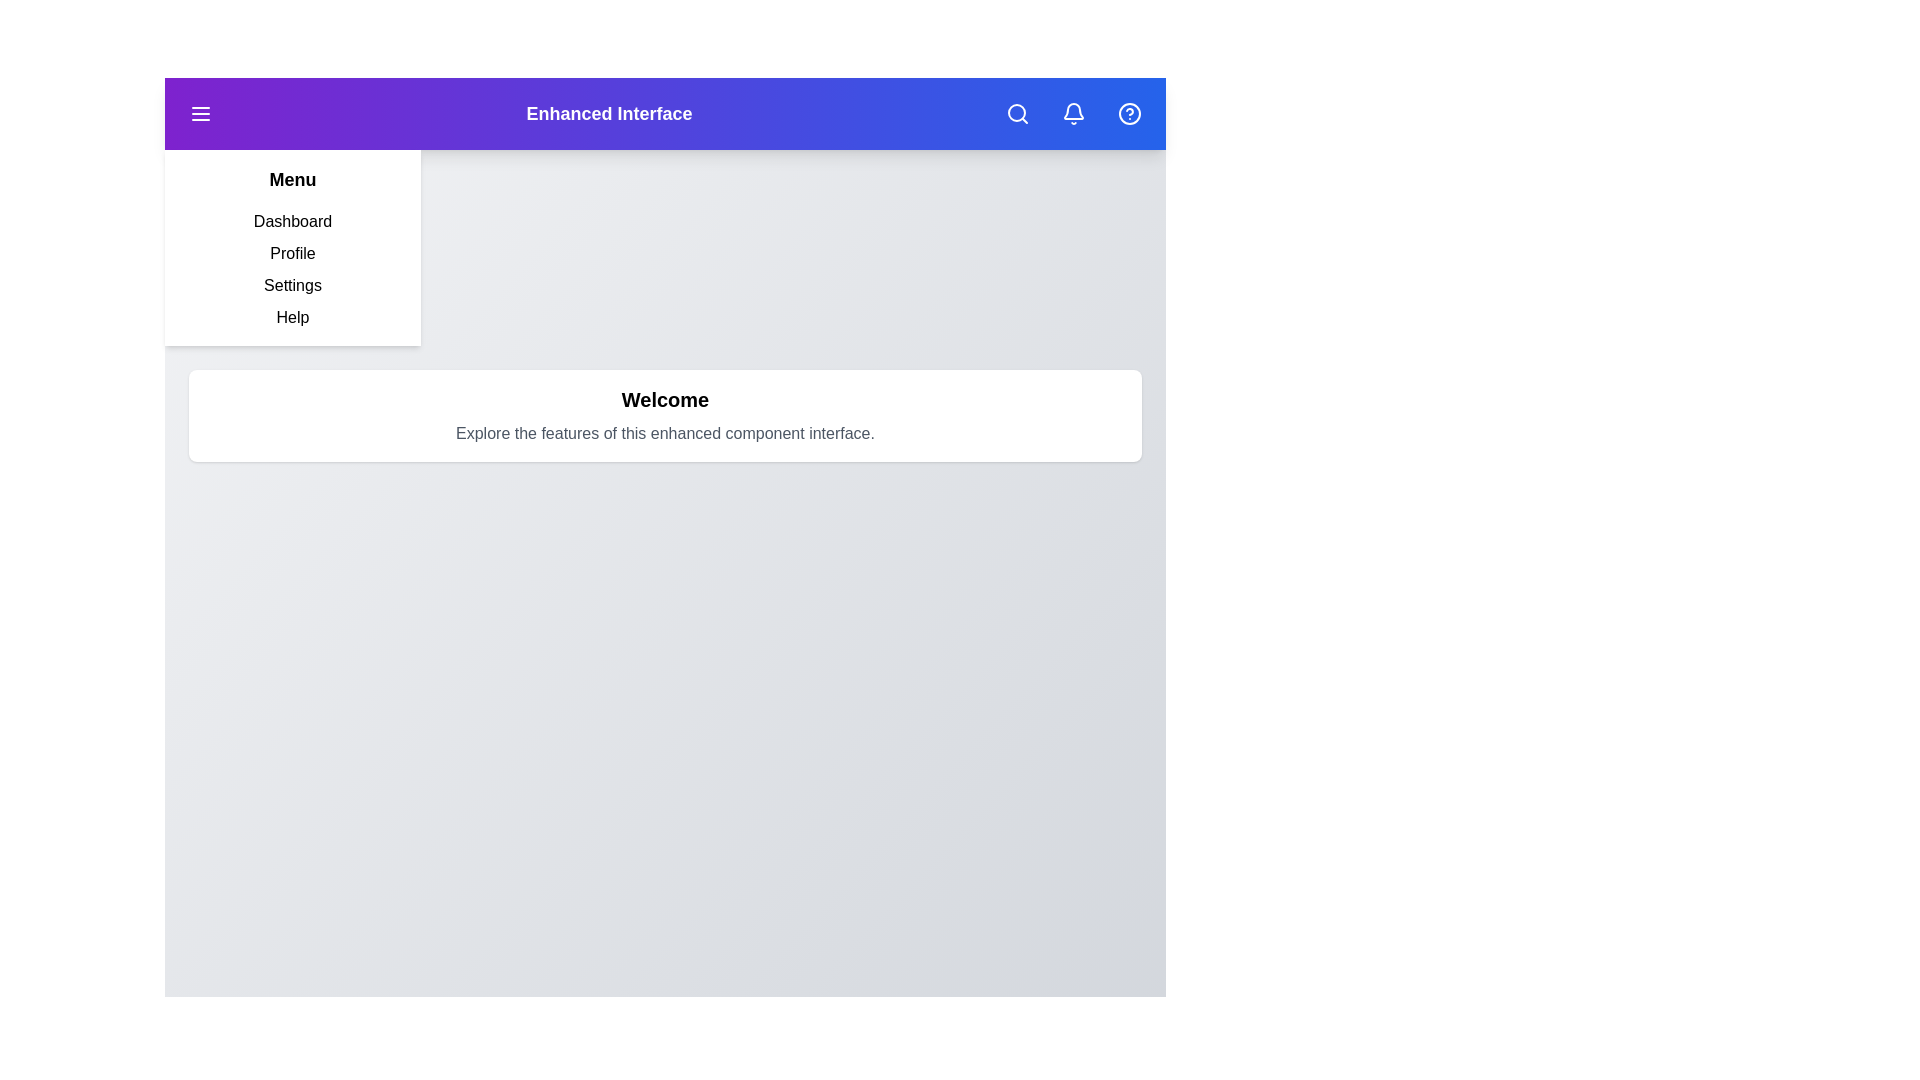  Describe the element at coordinates (201, 114) in the screenshot. I see `the menu button located in the top-left corner of the app bar` at that location.